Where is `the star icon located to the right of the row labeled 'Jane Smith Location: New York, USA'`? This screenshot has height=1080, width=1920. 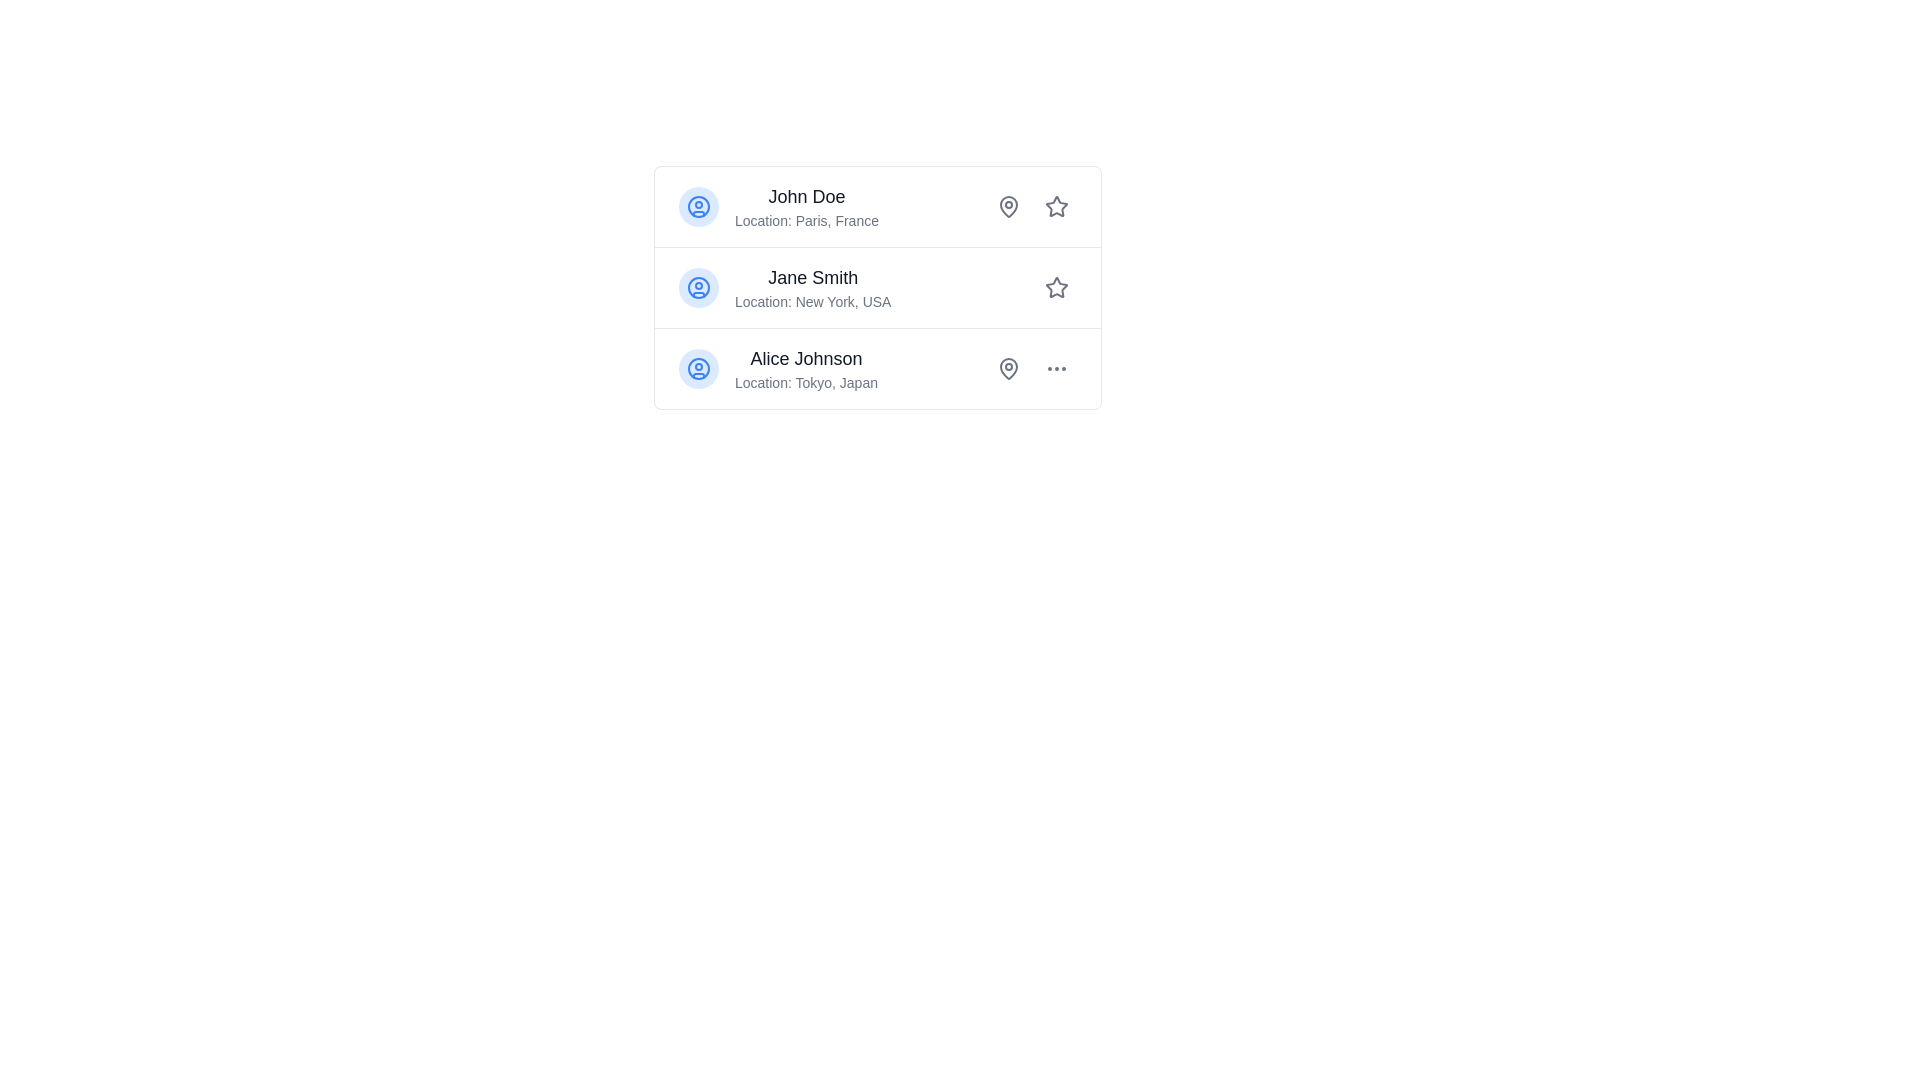 the star icon located to the right of the row labeled 'Jane Smith Location: New York, USA' is located at coordinates (1055, 288).